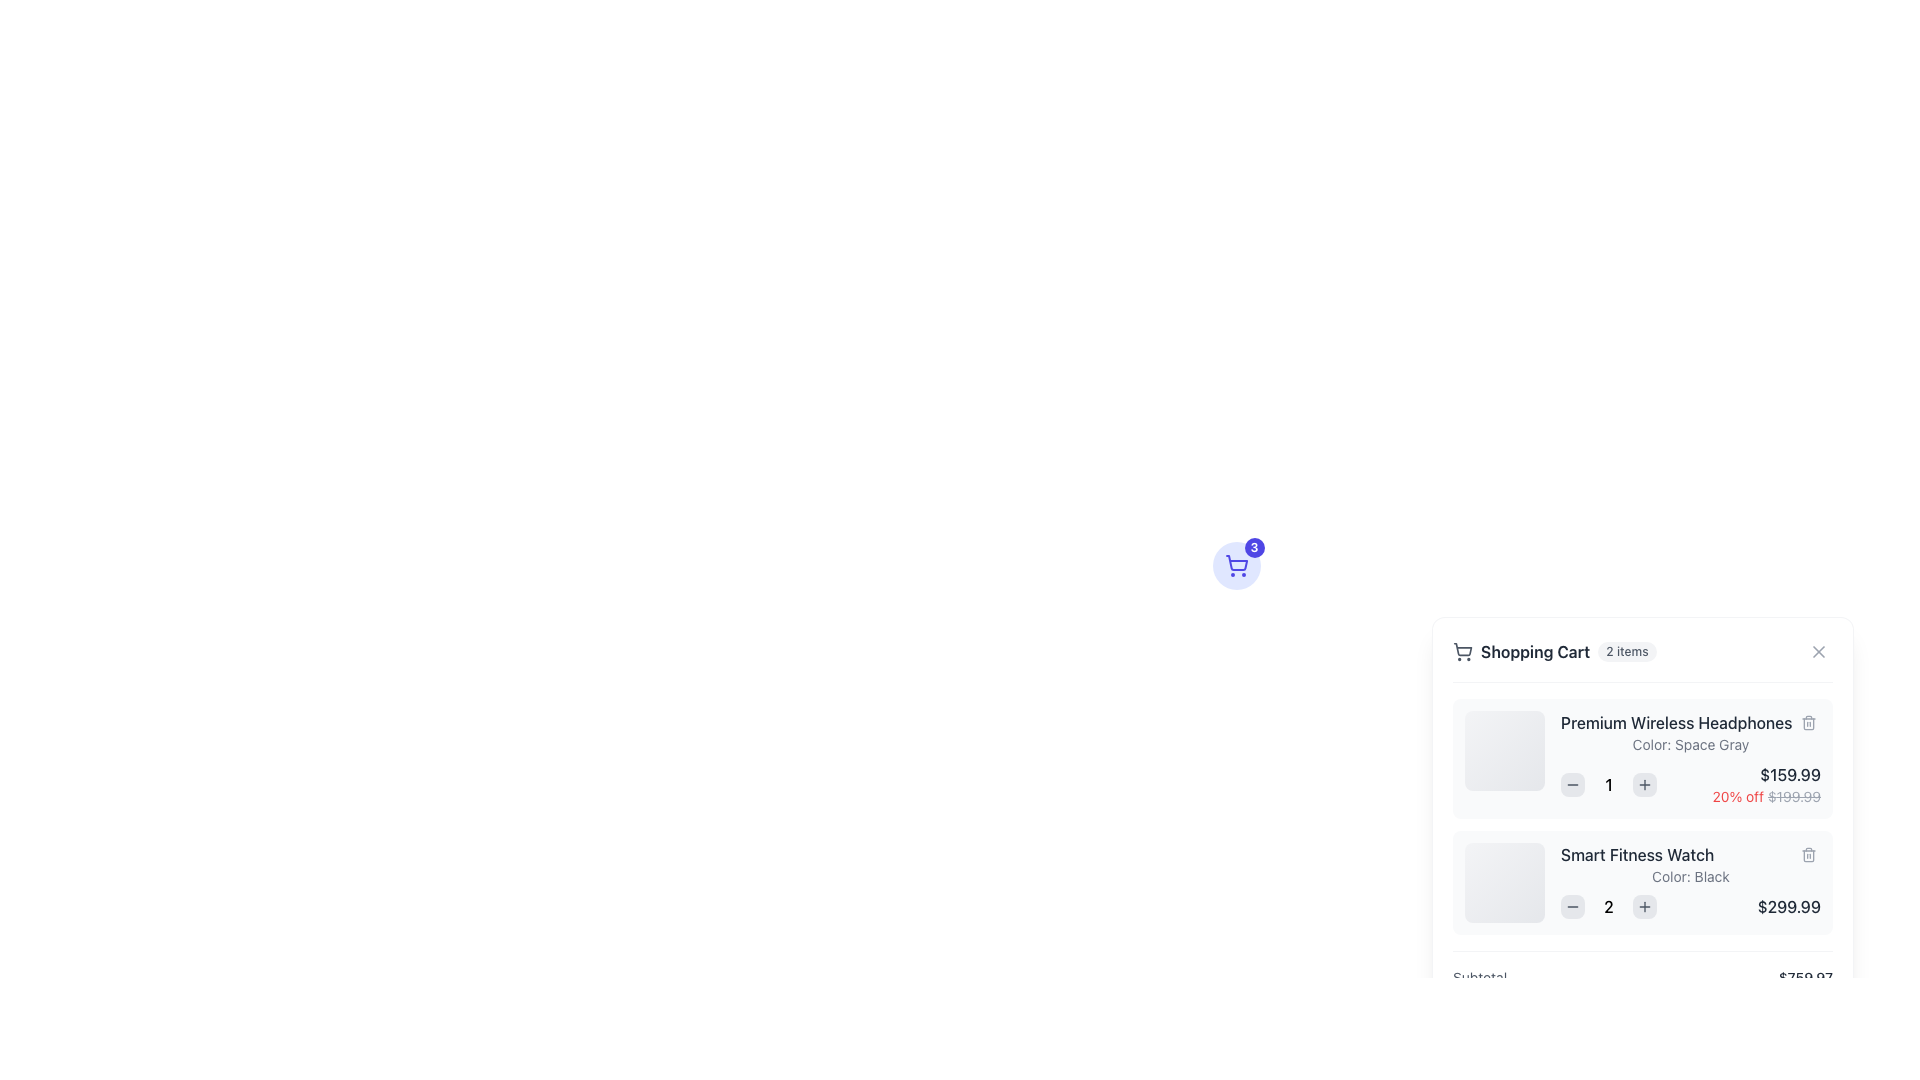 The image size is (1920, 1080). I want to click on total price displayed for the 'Smart Fitness Watch' in the shopping cart, located at the far-right of the product entry row, so click(1789, 906).